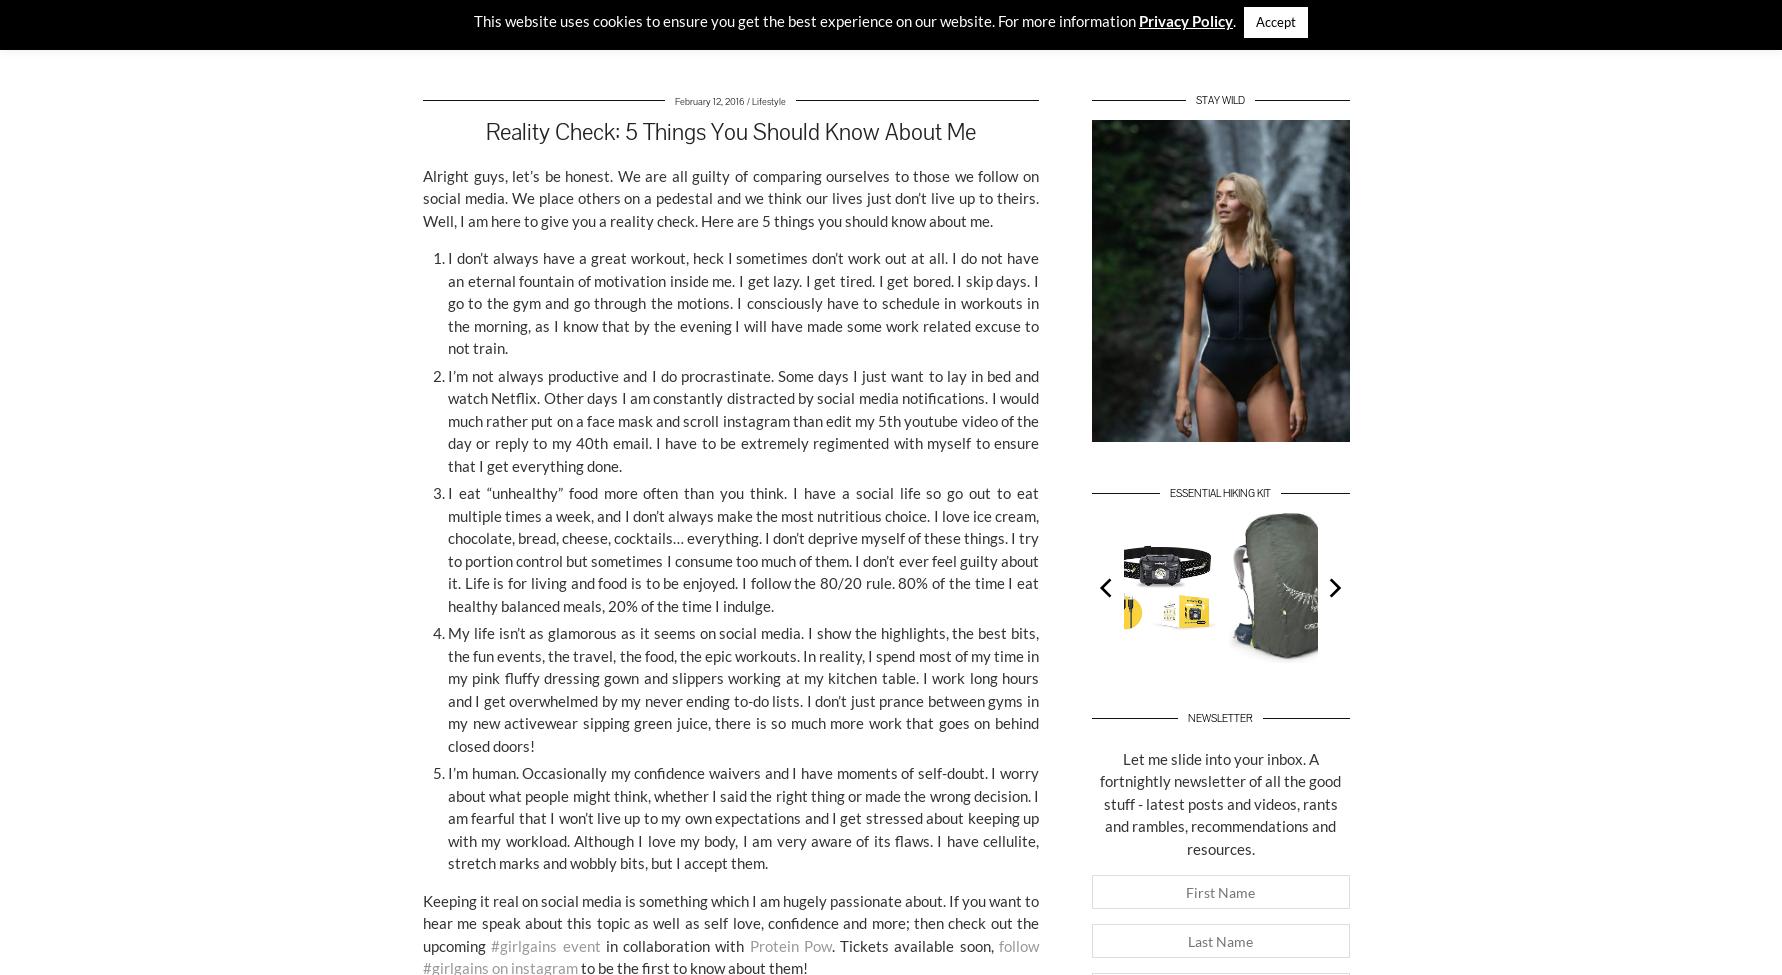  Describe the element at coordinates (1159, 651) in the screenshot. I see `'Head Torch'` at that location.